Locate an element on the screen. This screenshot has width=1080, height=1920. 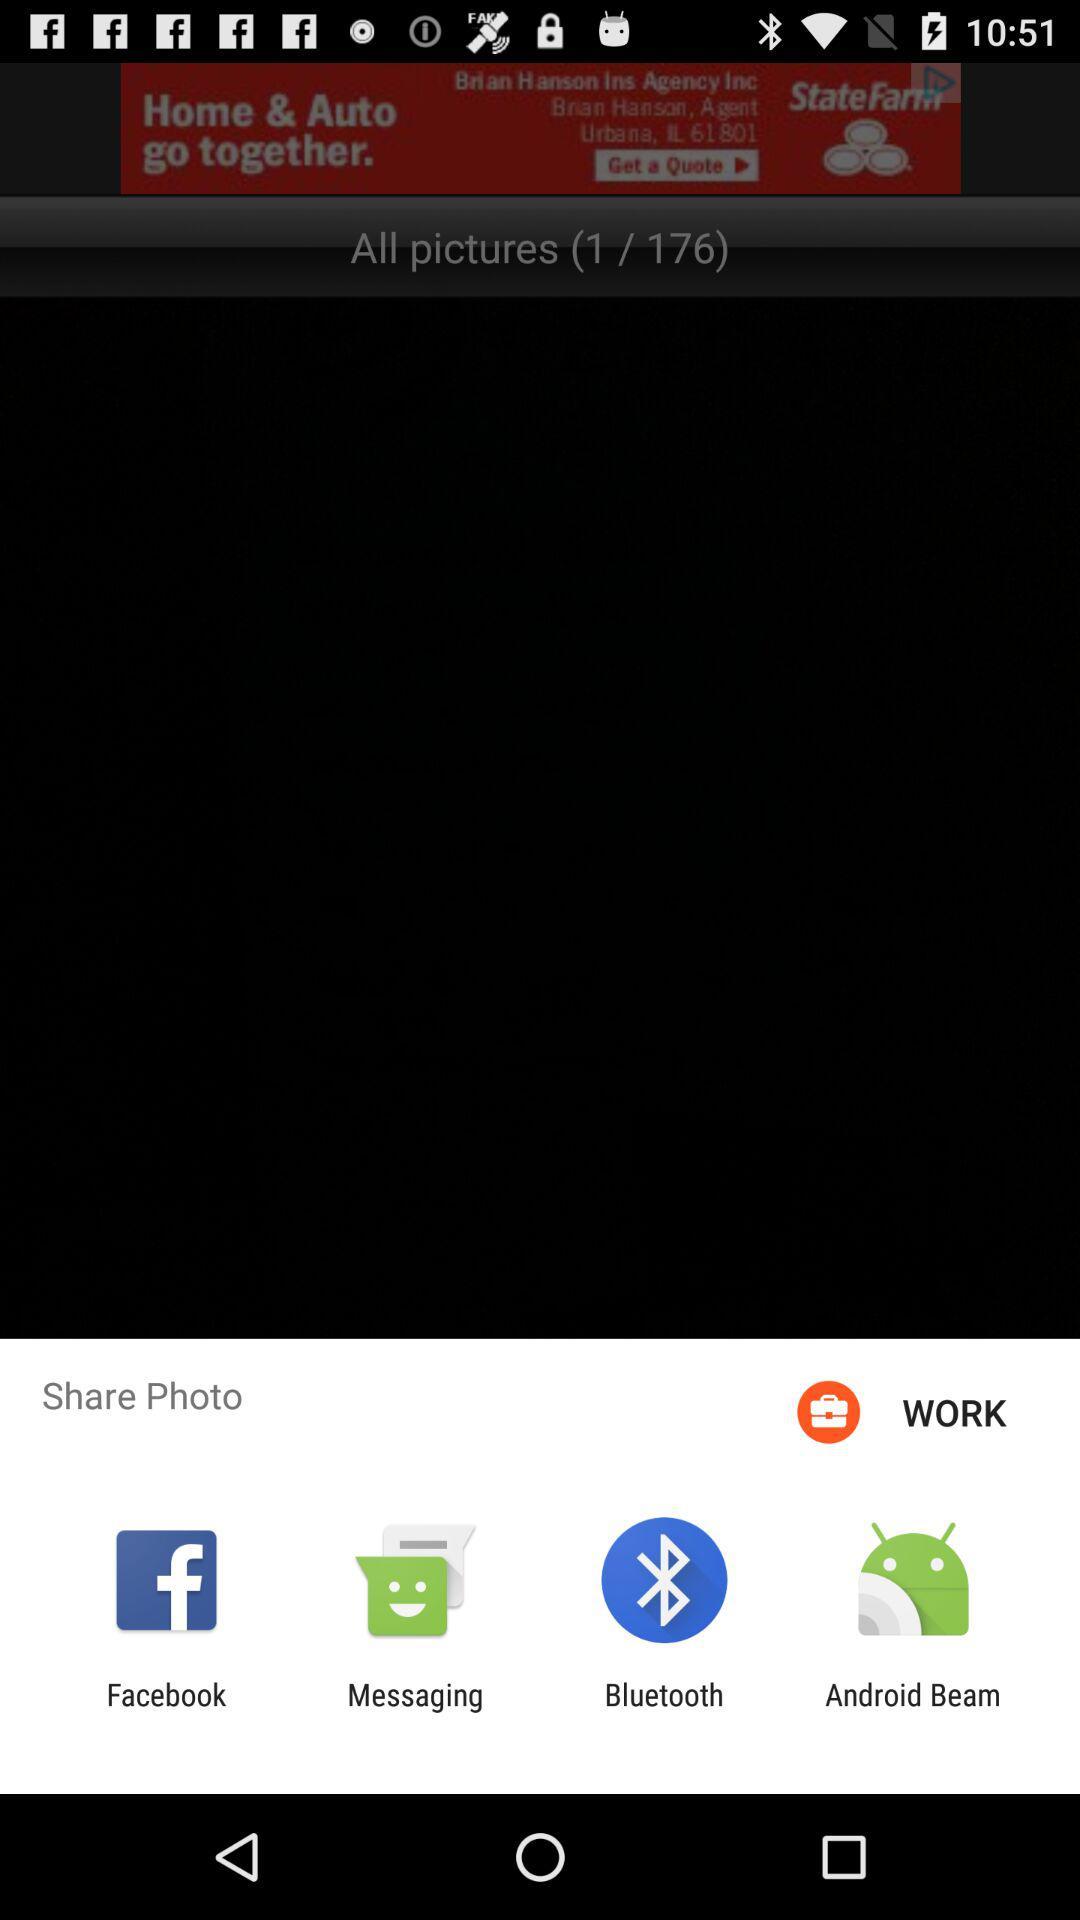
app to the right of messaging icon is located at coordinates (664, 1711).